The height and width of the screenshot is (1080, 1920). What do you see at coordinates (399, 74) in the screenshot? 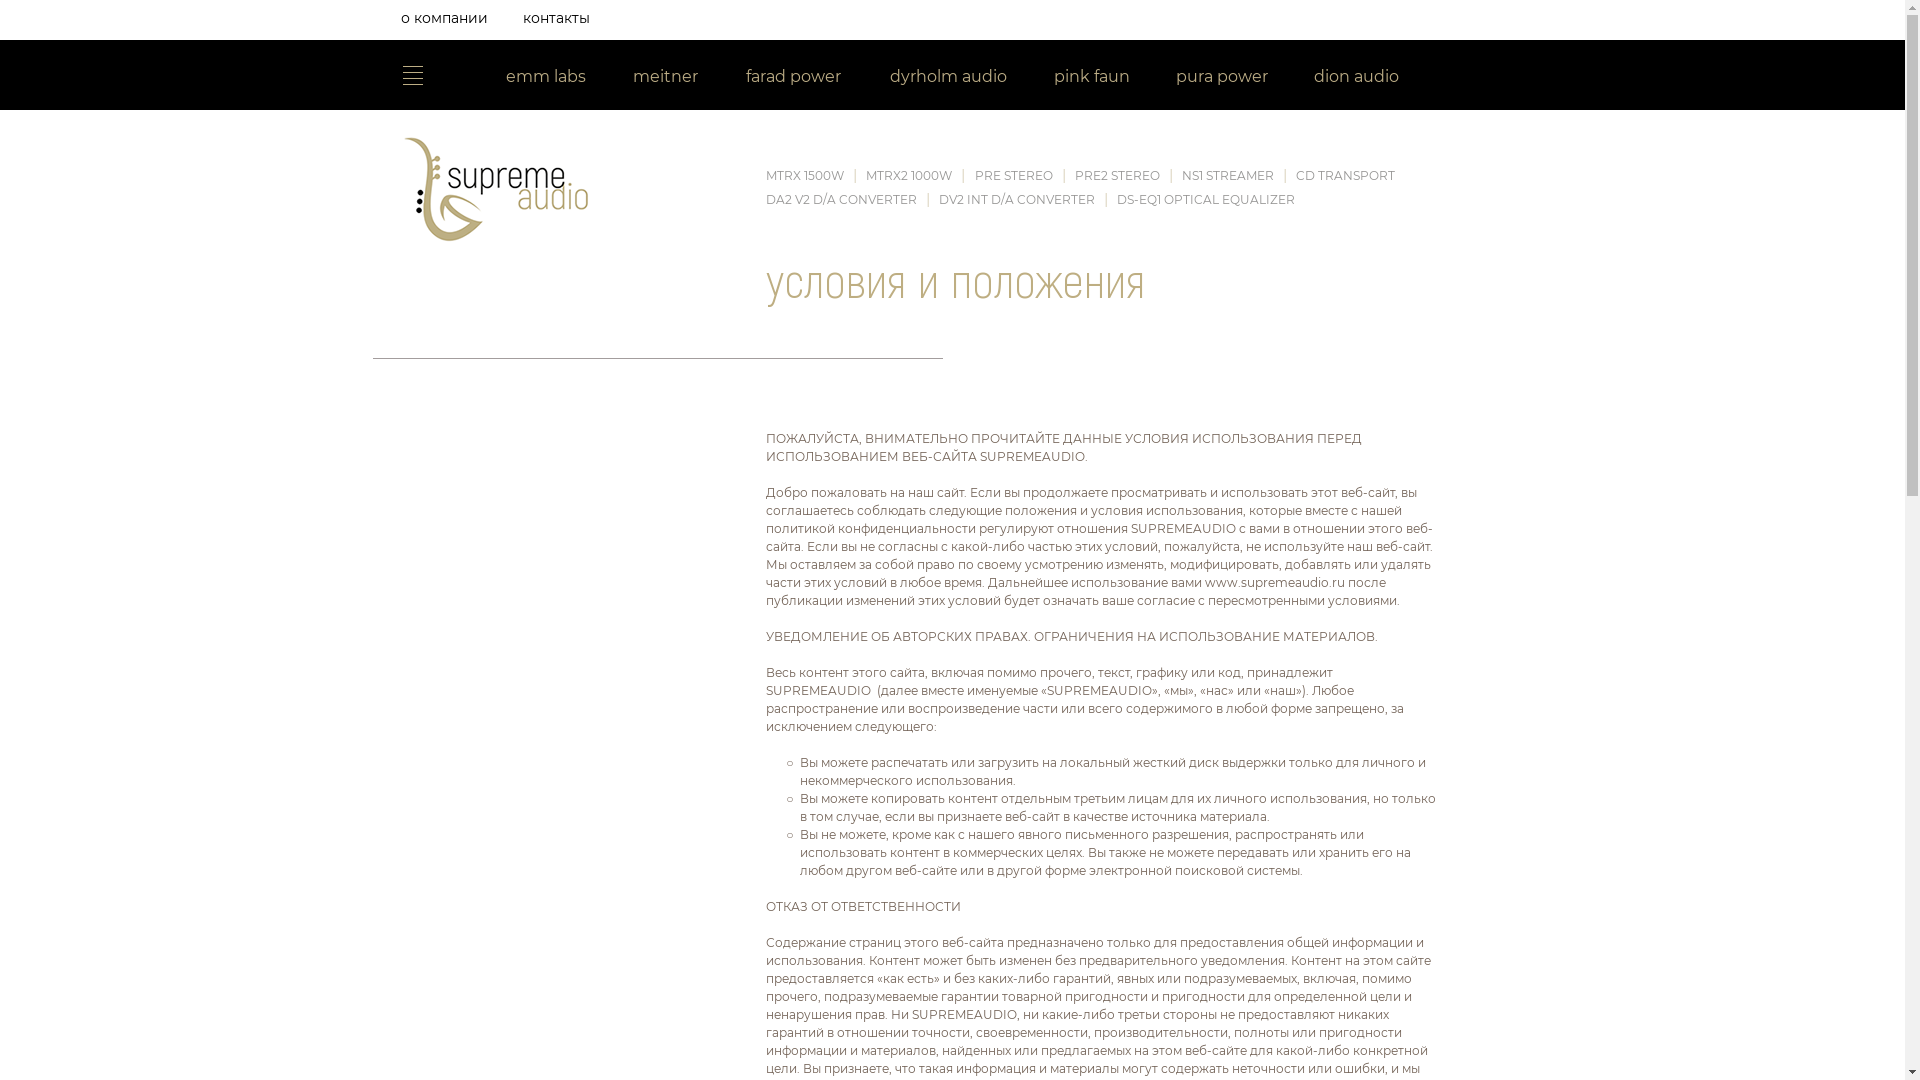
I see `'LOGO BRANDS'` at bounding box center [399, 74].